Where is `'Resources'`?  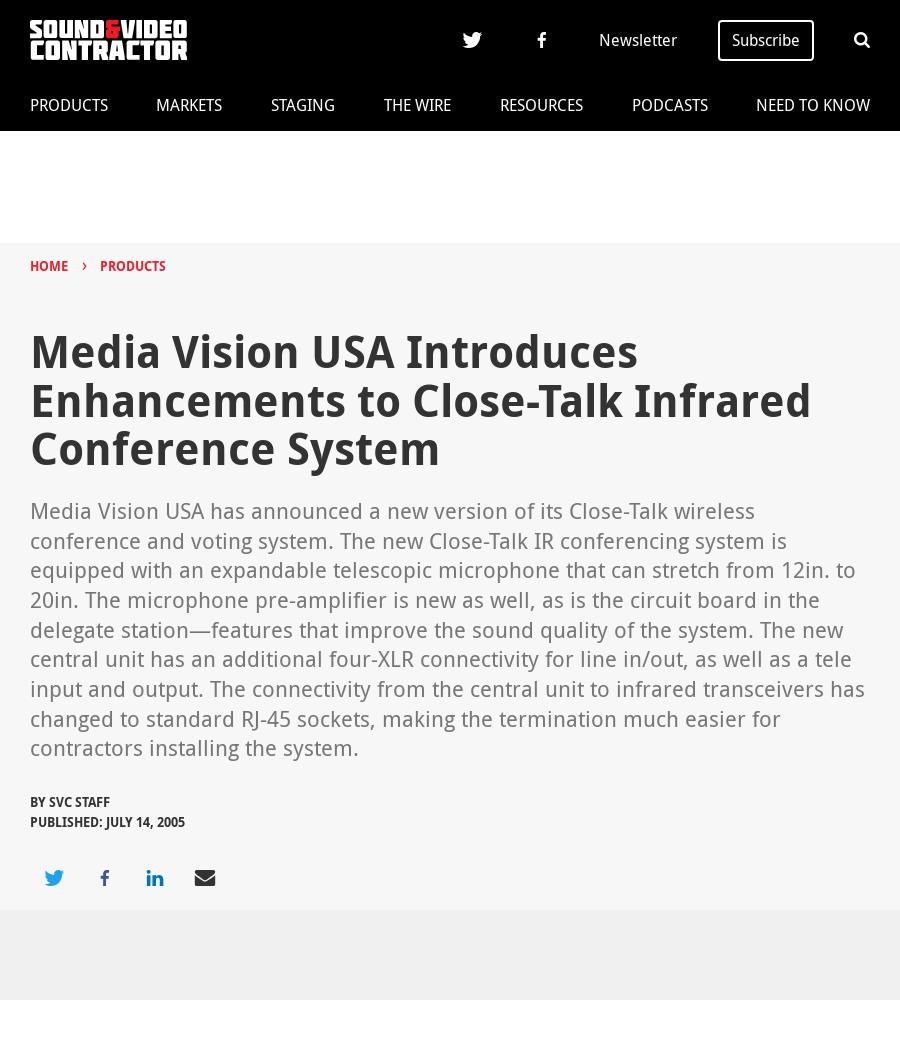 'Resources' is located at coordinates (539, 105).